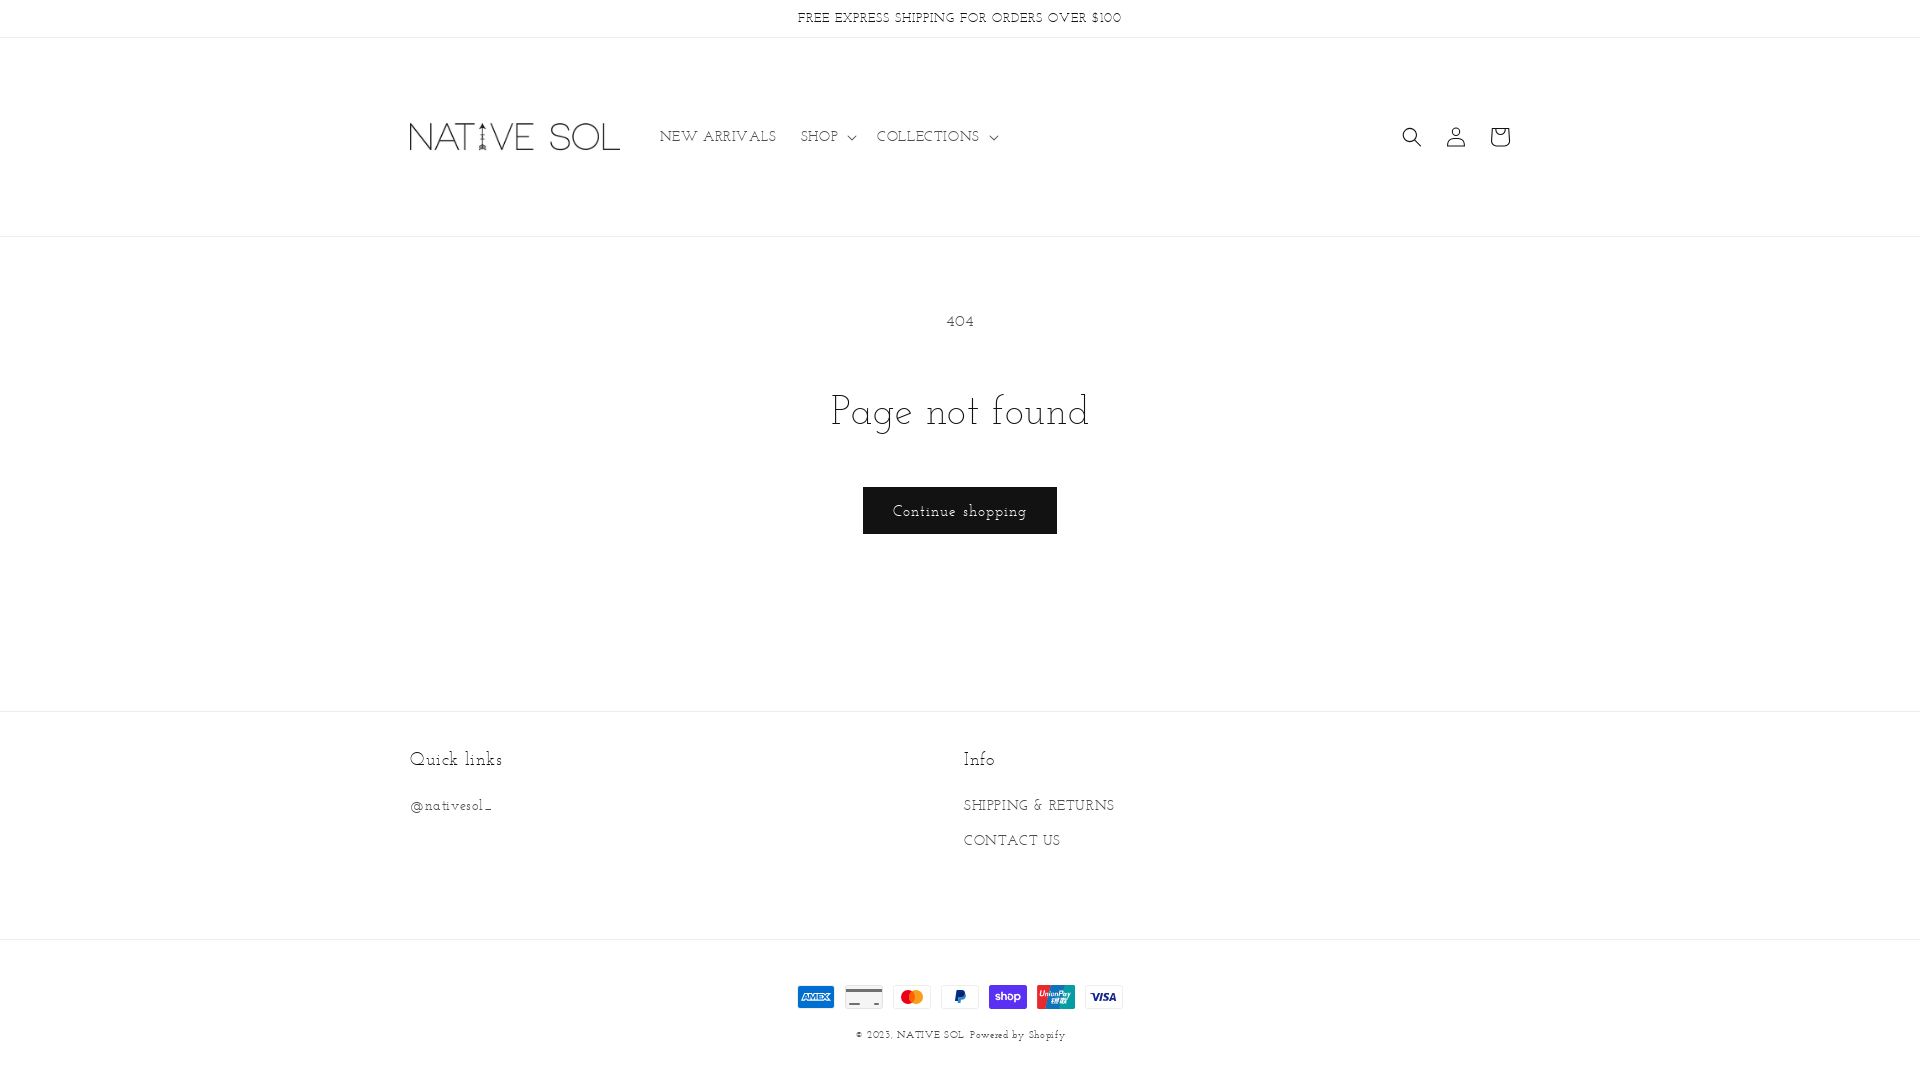  Describe the element at coordinates (1499, 136) in the screenshot. I see `'Cart'` at that location.